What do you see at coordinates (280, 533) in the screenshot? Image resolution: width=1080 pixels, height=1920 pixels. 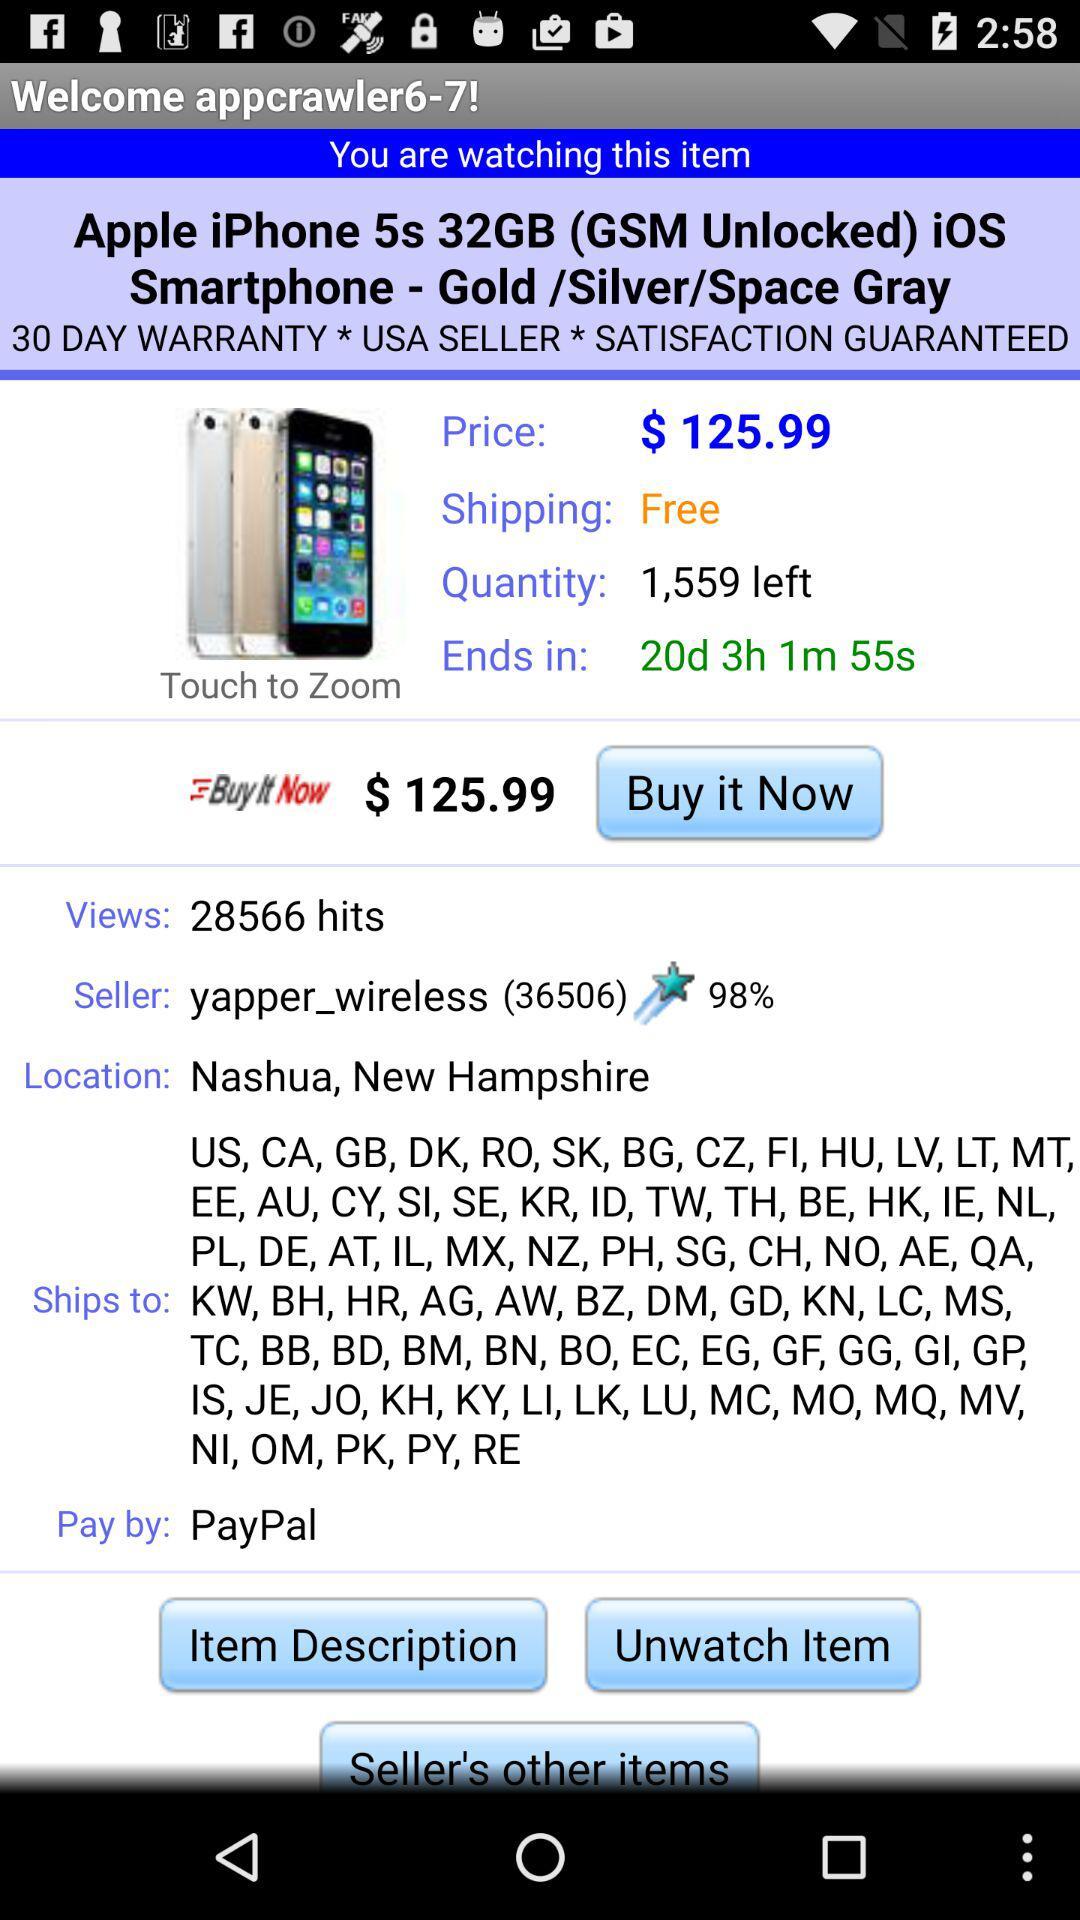 I see `item to the left of price: app` at bounding box center [280, 533].